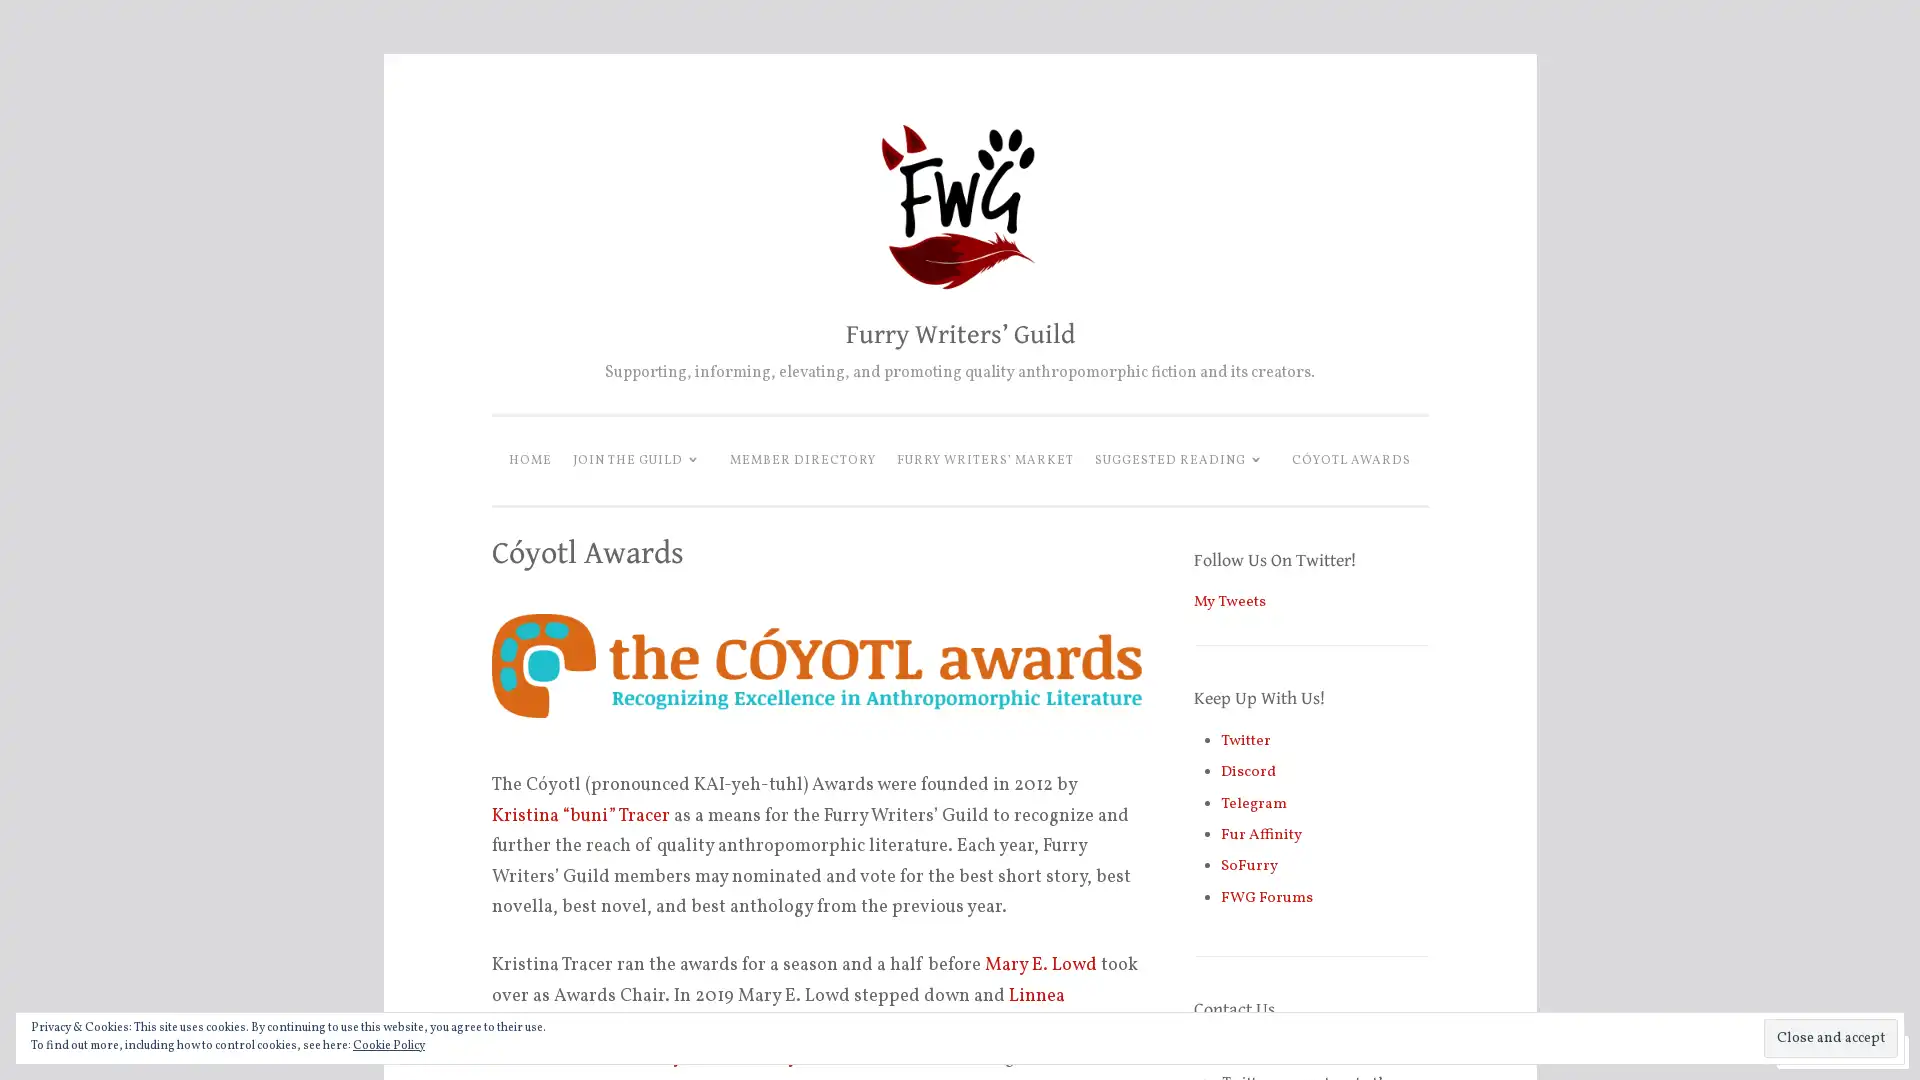 This screenshot has height=1080, width=1920. Describe the element at coordinates (1830, 1037) in the screenshot. I see `Close and accept` at that location.